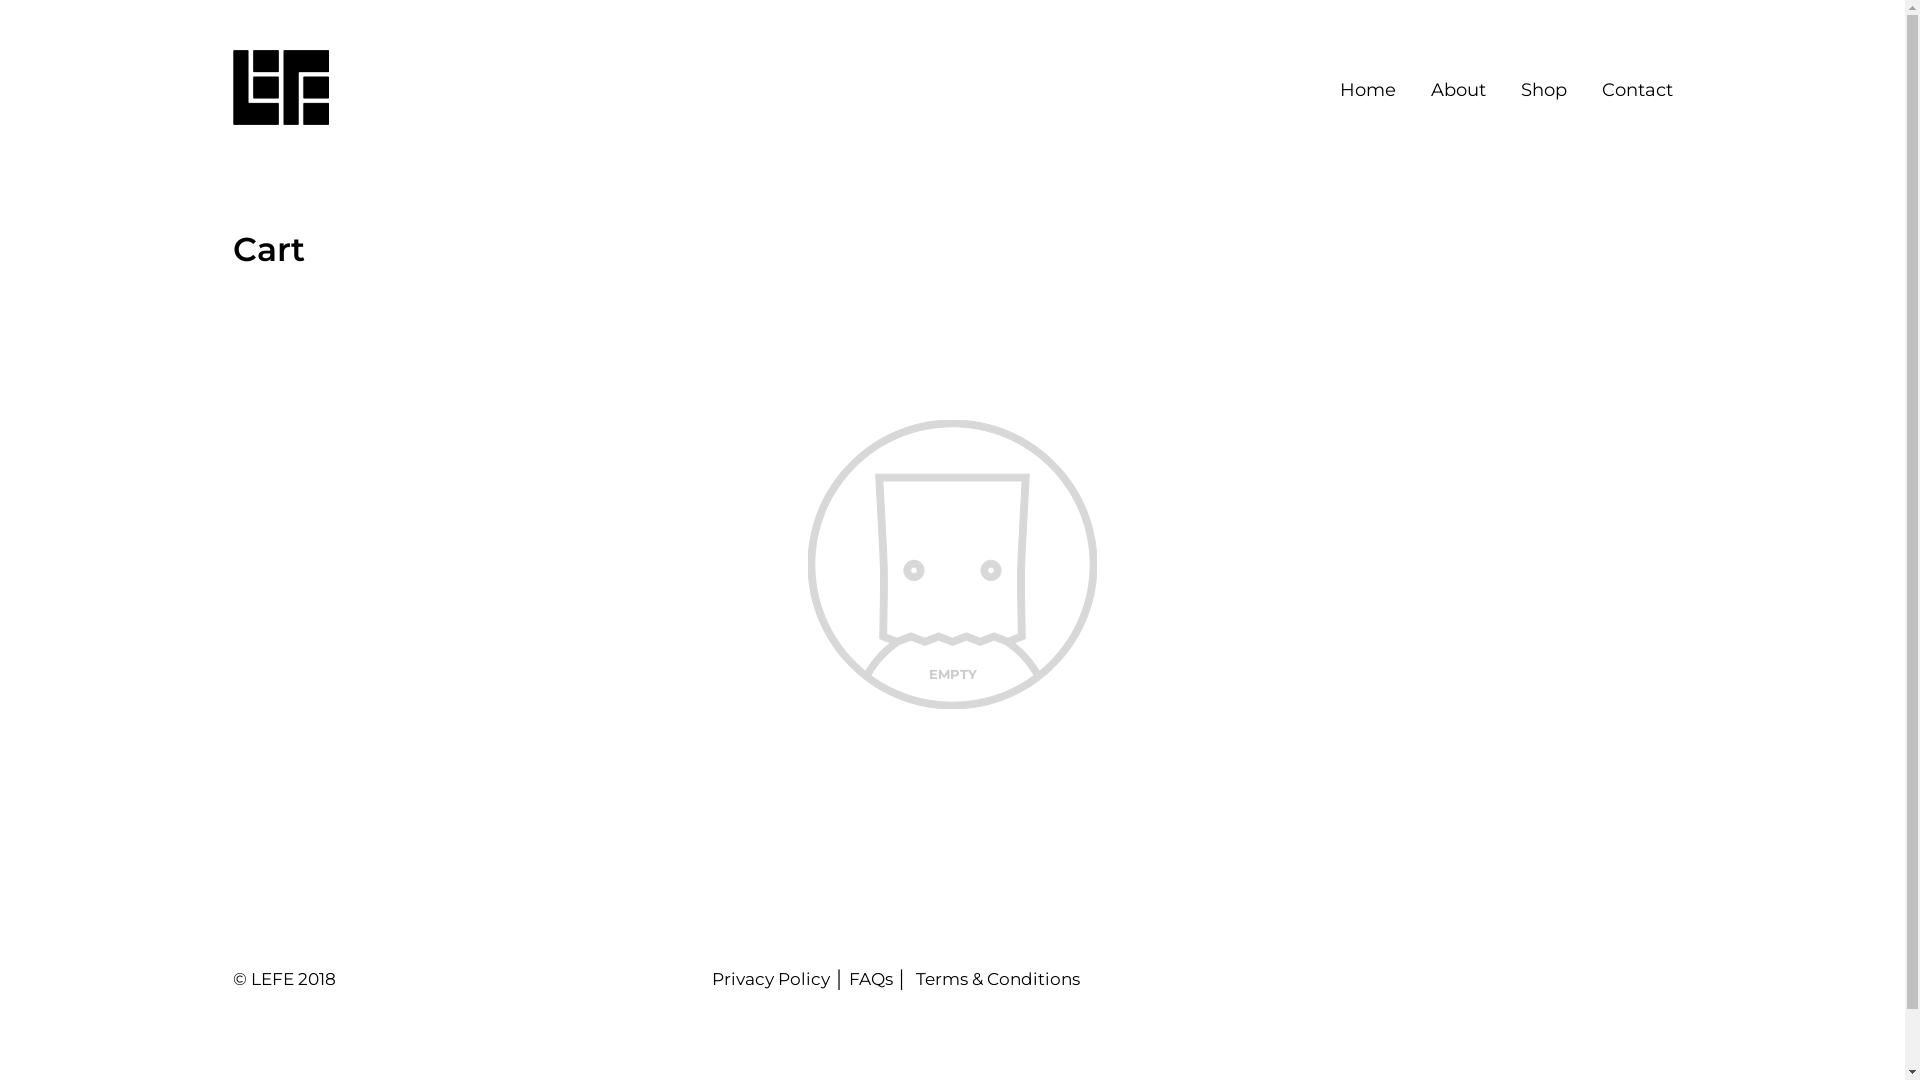 Image resolution: width=1920 pixels, height=1080 pixels. I want to click on 'Home', so click(1367, 88).